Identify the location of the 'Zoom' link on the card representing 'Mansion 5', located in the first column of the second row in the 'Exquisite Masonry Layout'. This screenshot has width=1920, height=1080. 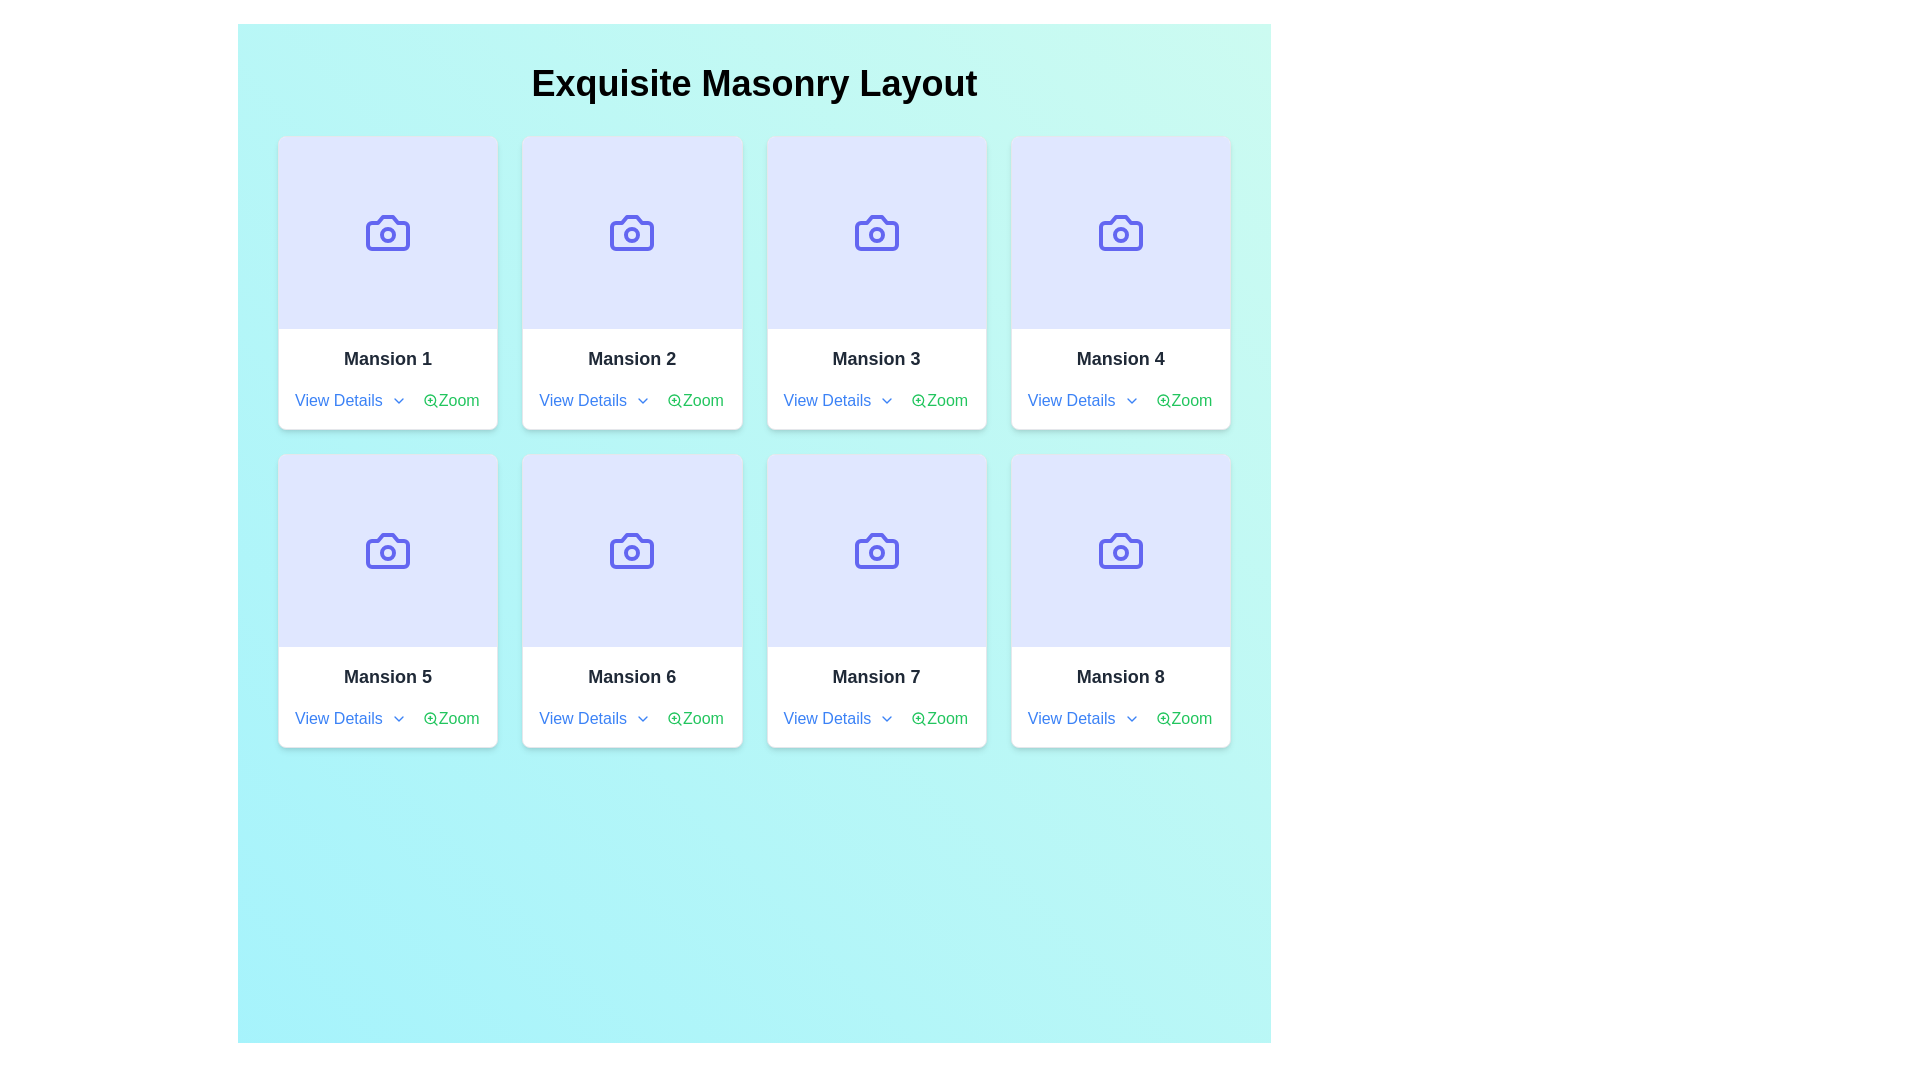
(388, 696).